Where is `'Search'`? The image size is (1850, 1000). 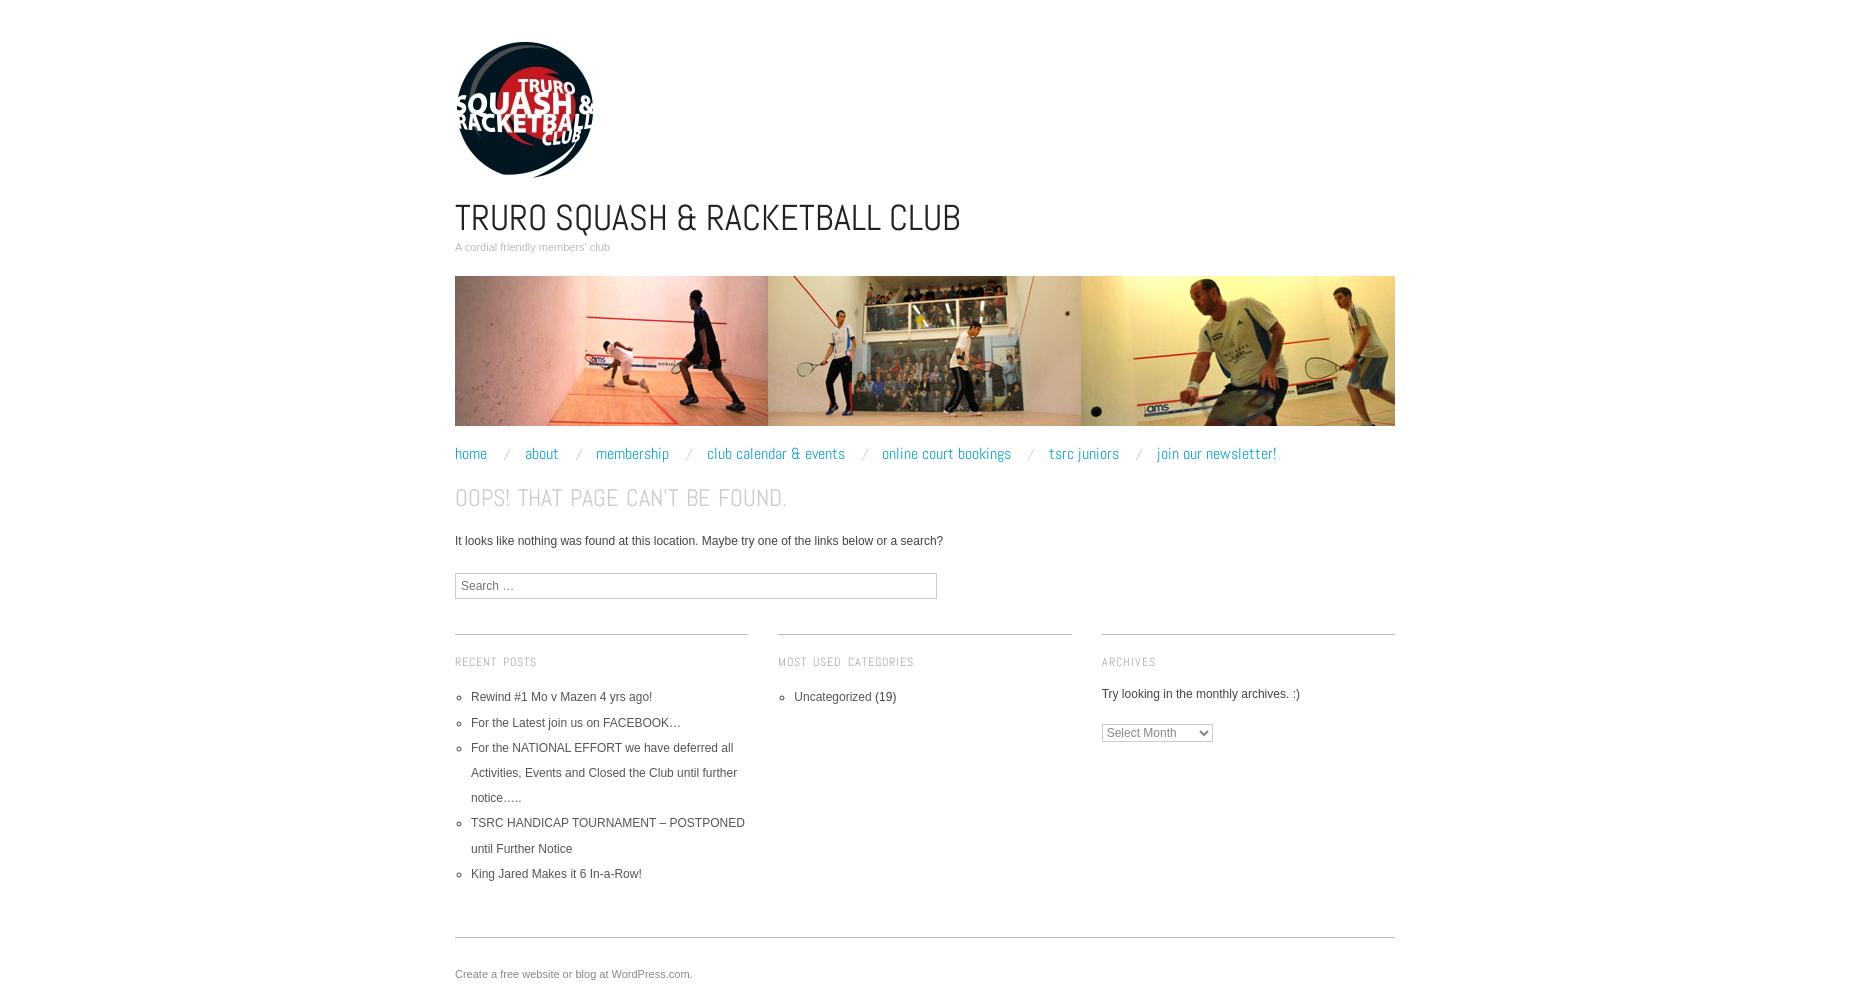
'Search' is located at coordinates (473, 580).